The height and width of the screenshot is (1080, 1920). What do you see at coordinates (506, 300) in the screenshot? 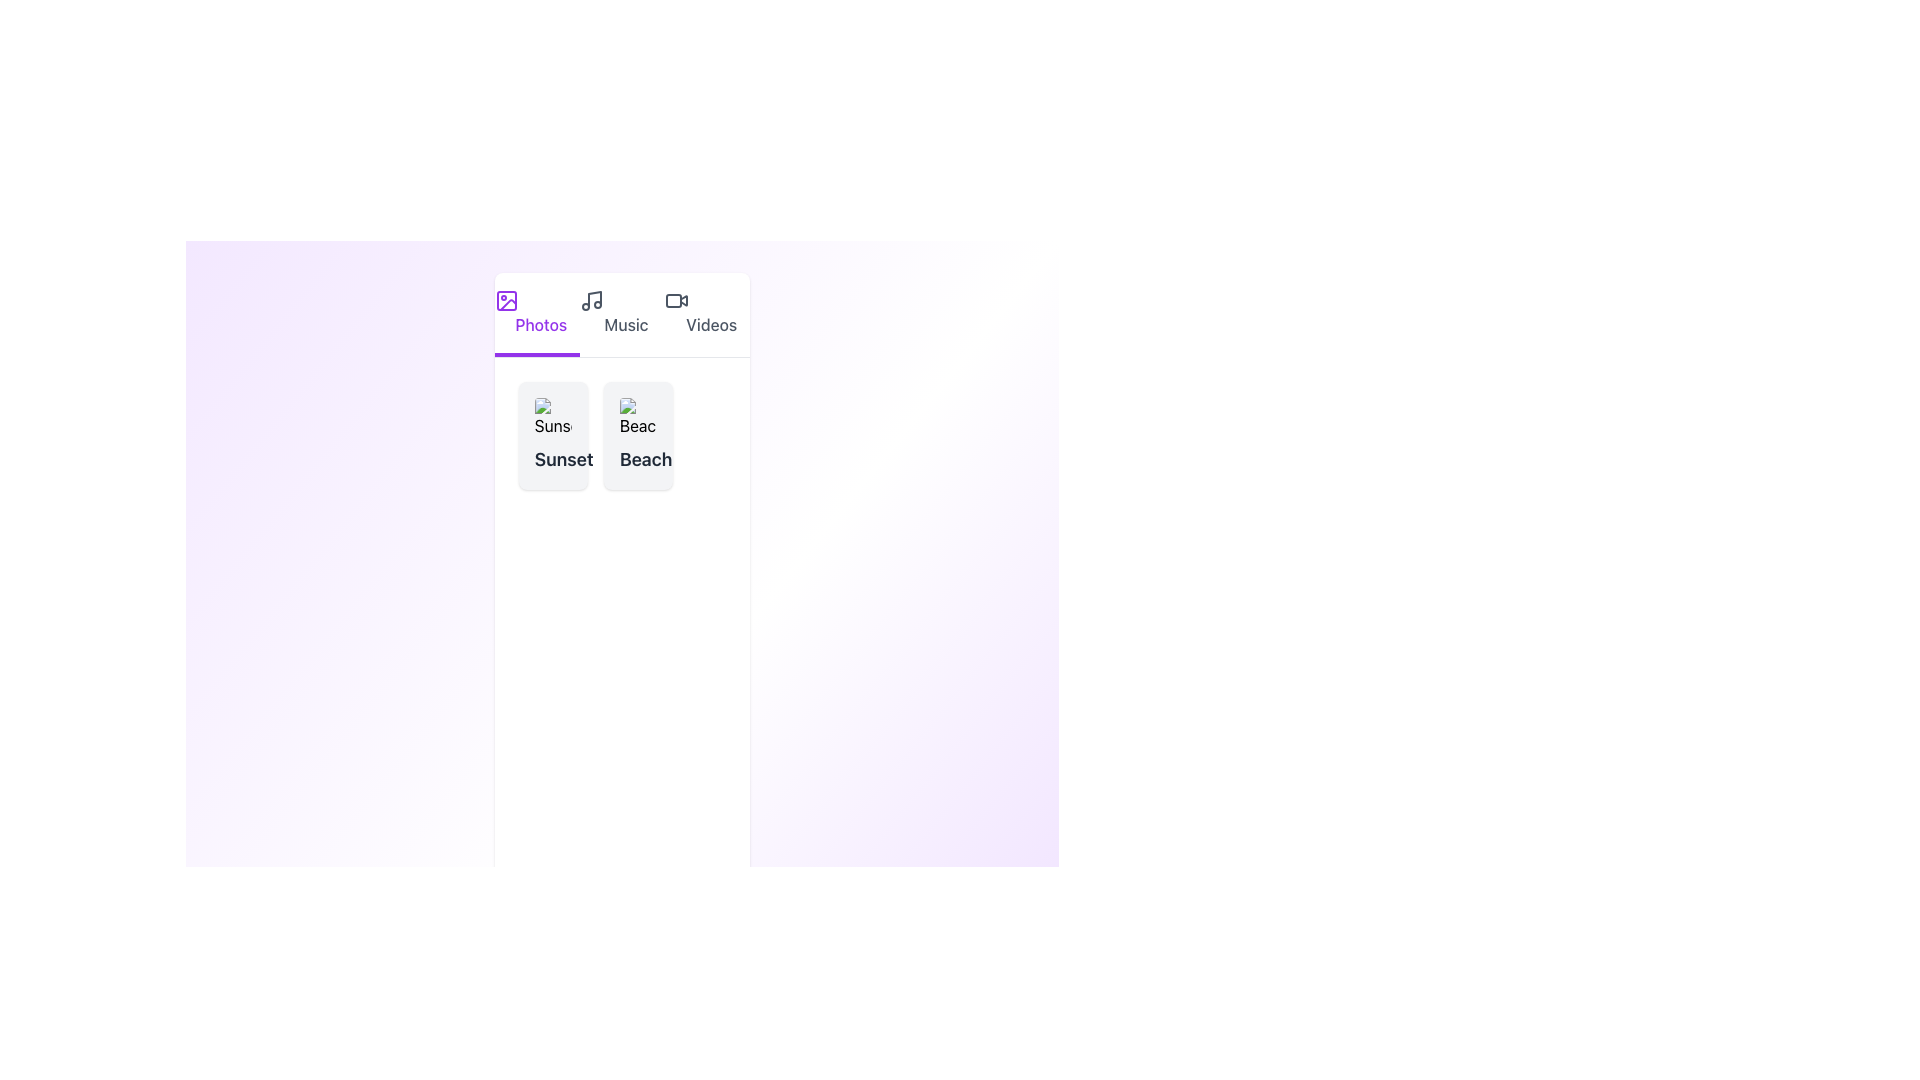
I see `the iconography of the Photos tab icon, which is located in the top-left part of the Photos tab, directly above the 'Photos' text label` at bounding box center [506, 300].